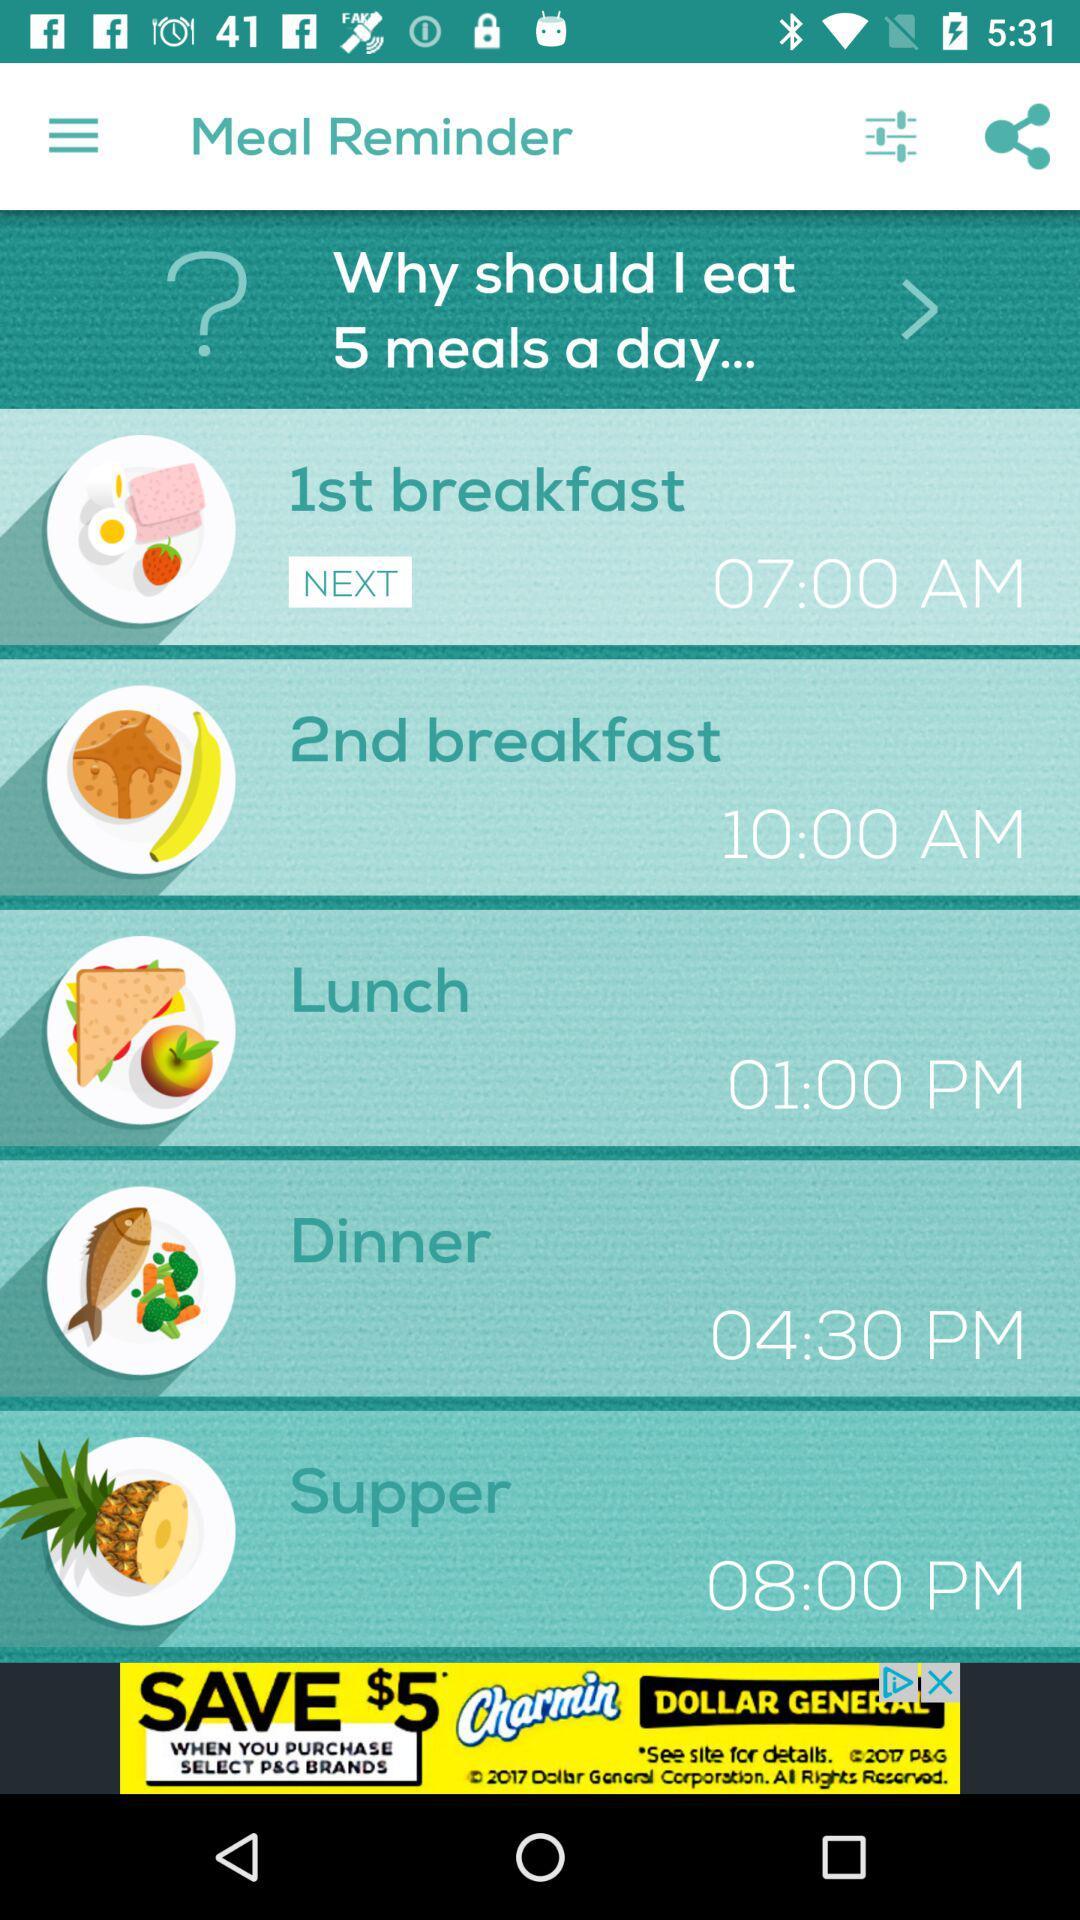 This screenshot has height=1920, width=1080. What do you see at coordinates (540, 1727) in the screenshot?
I see `share the article` at bounding box center [540, 1727].